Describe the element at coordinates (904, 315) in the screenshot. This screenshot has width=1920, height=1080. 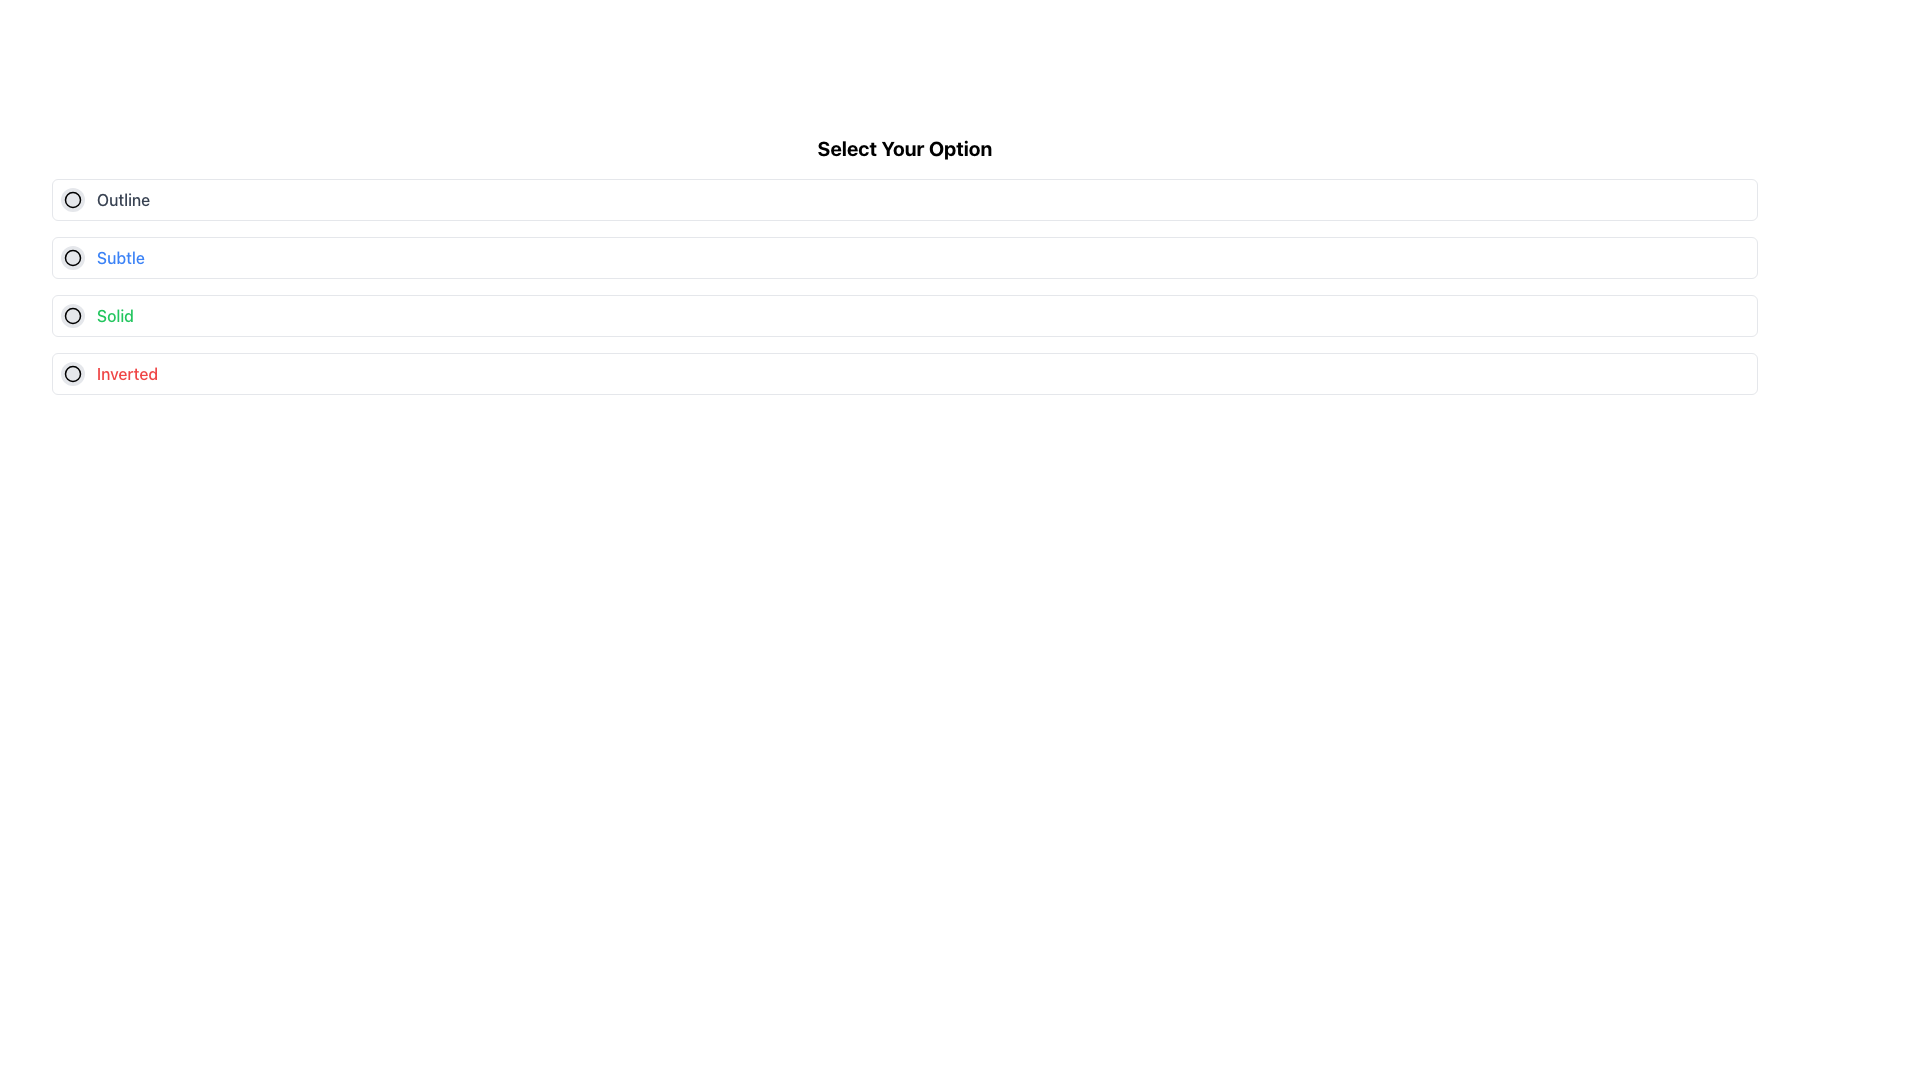
I see `the 'Solid' radio button in the option row` at that location.